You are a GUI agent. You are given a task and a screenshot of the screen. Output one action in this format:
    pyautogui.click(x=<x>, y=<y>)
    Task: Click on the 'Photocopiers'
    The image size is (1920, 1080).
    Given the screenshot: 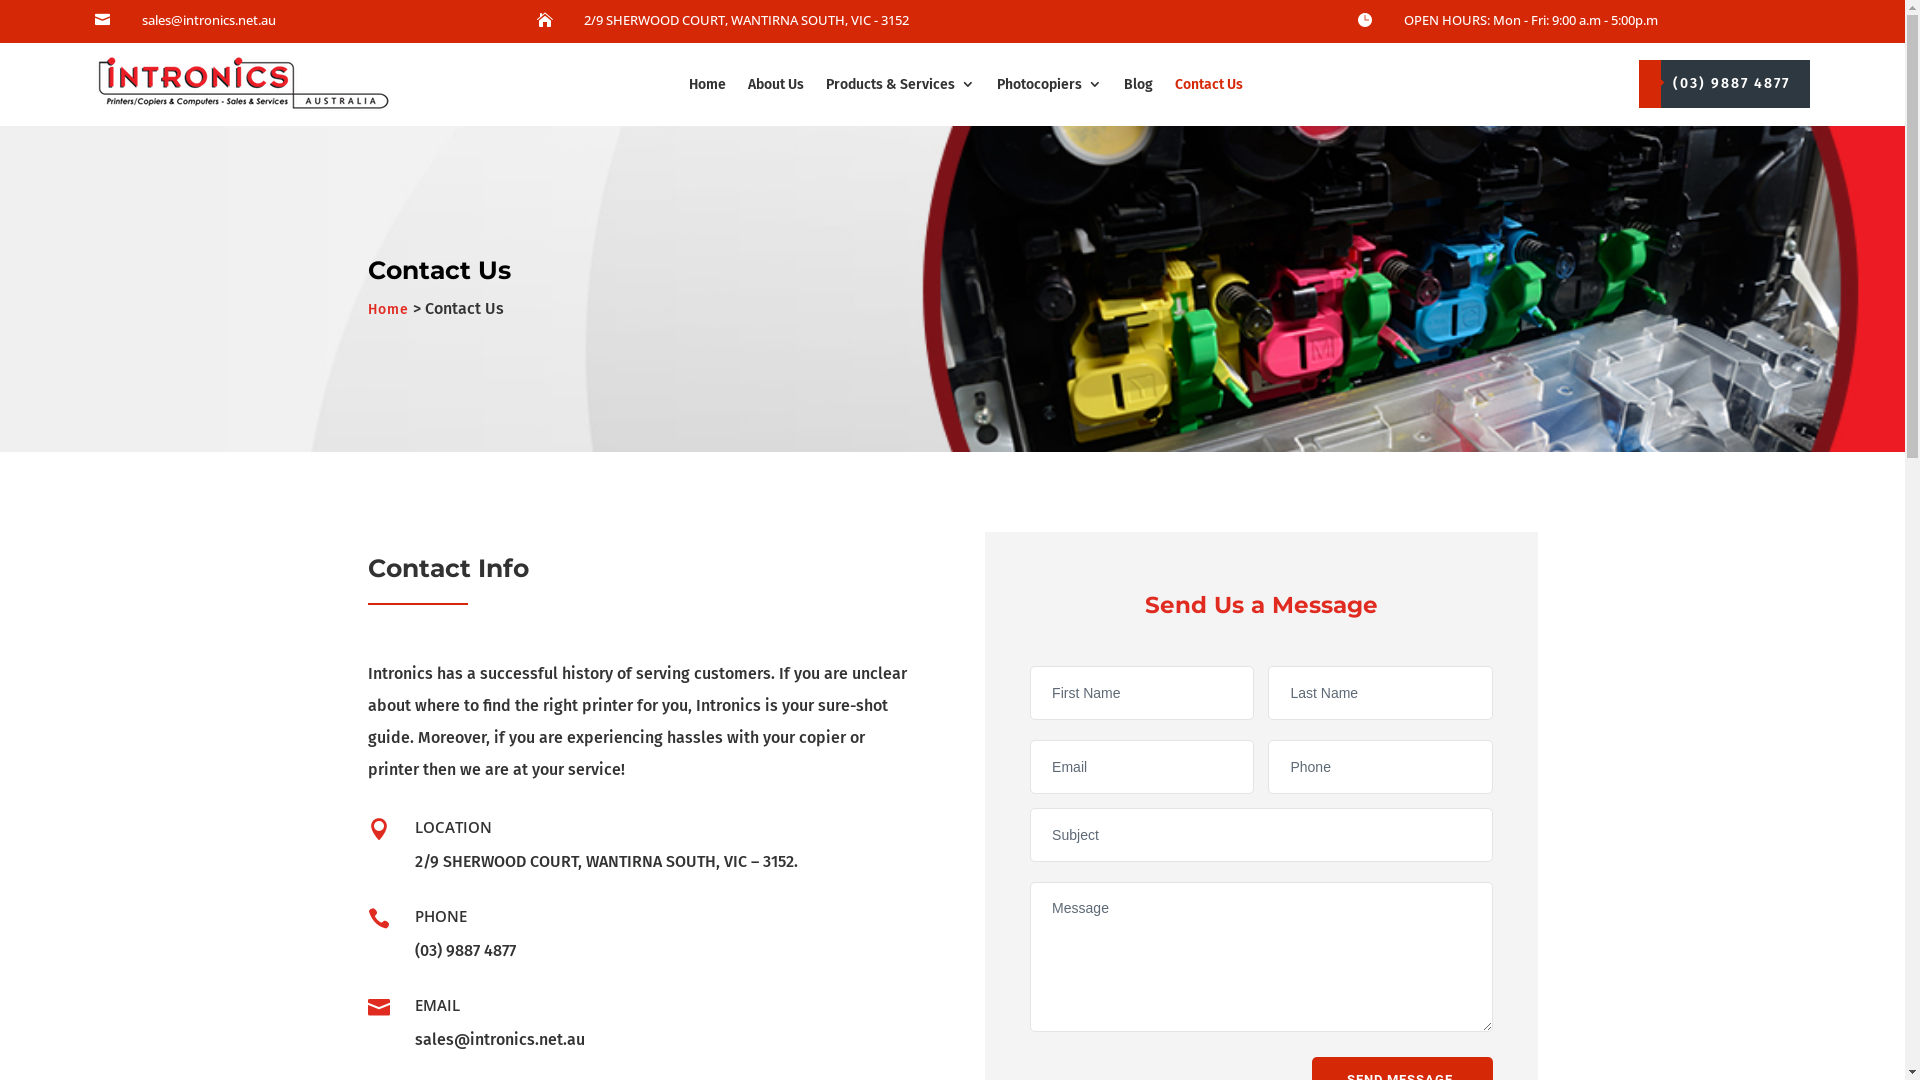 What is the action you would take?
    pyautogui.click(x=1048, y=83)
    